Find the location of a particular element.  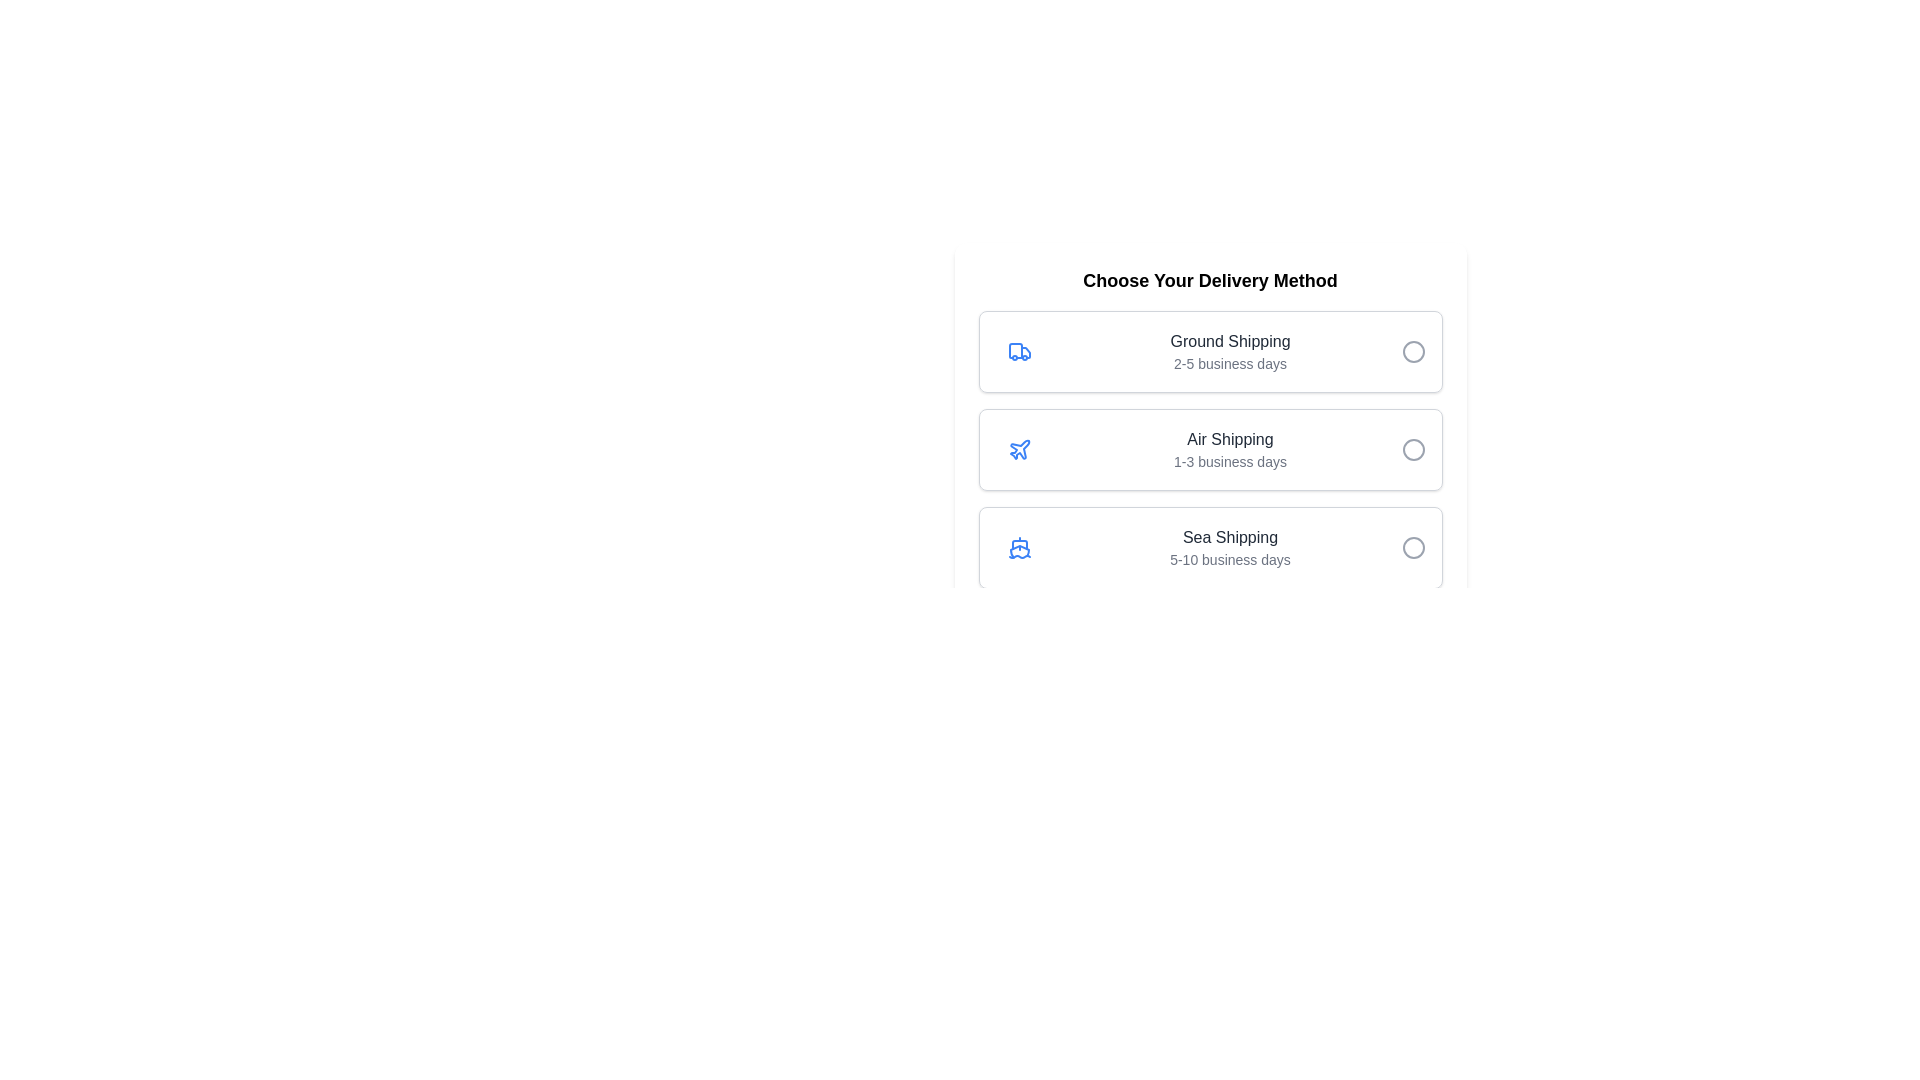

the textual label displaying the name and estimated delivery time of the second shipping option within the selectable card is located at coordinates (1229, 450).